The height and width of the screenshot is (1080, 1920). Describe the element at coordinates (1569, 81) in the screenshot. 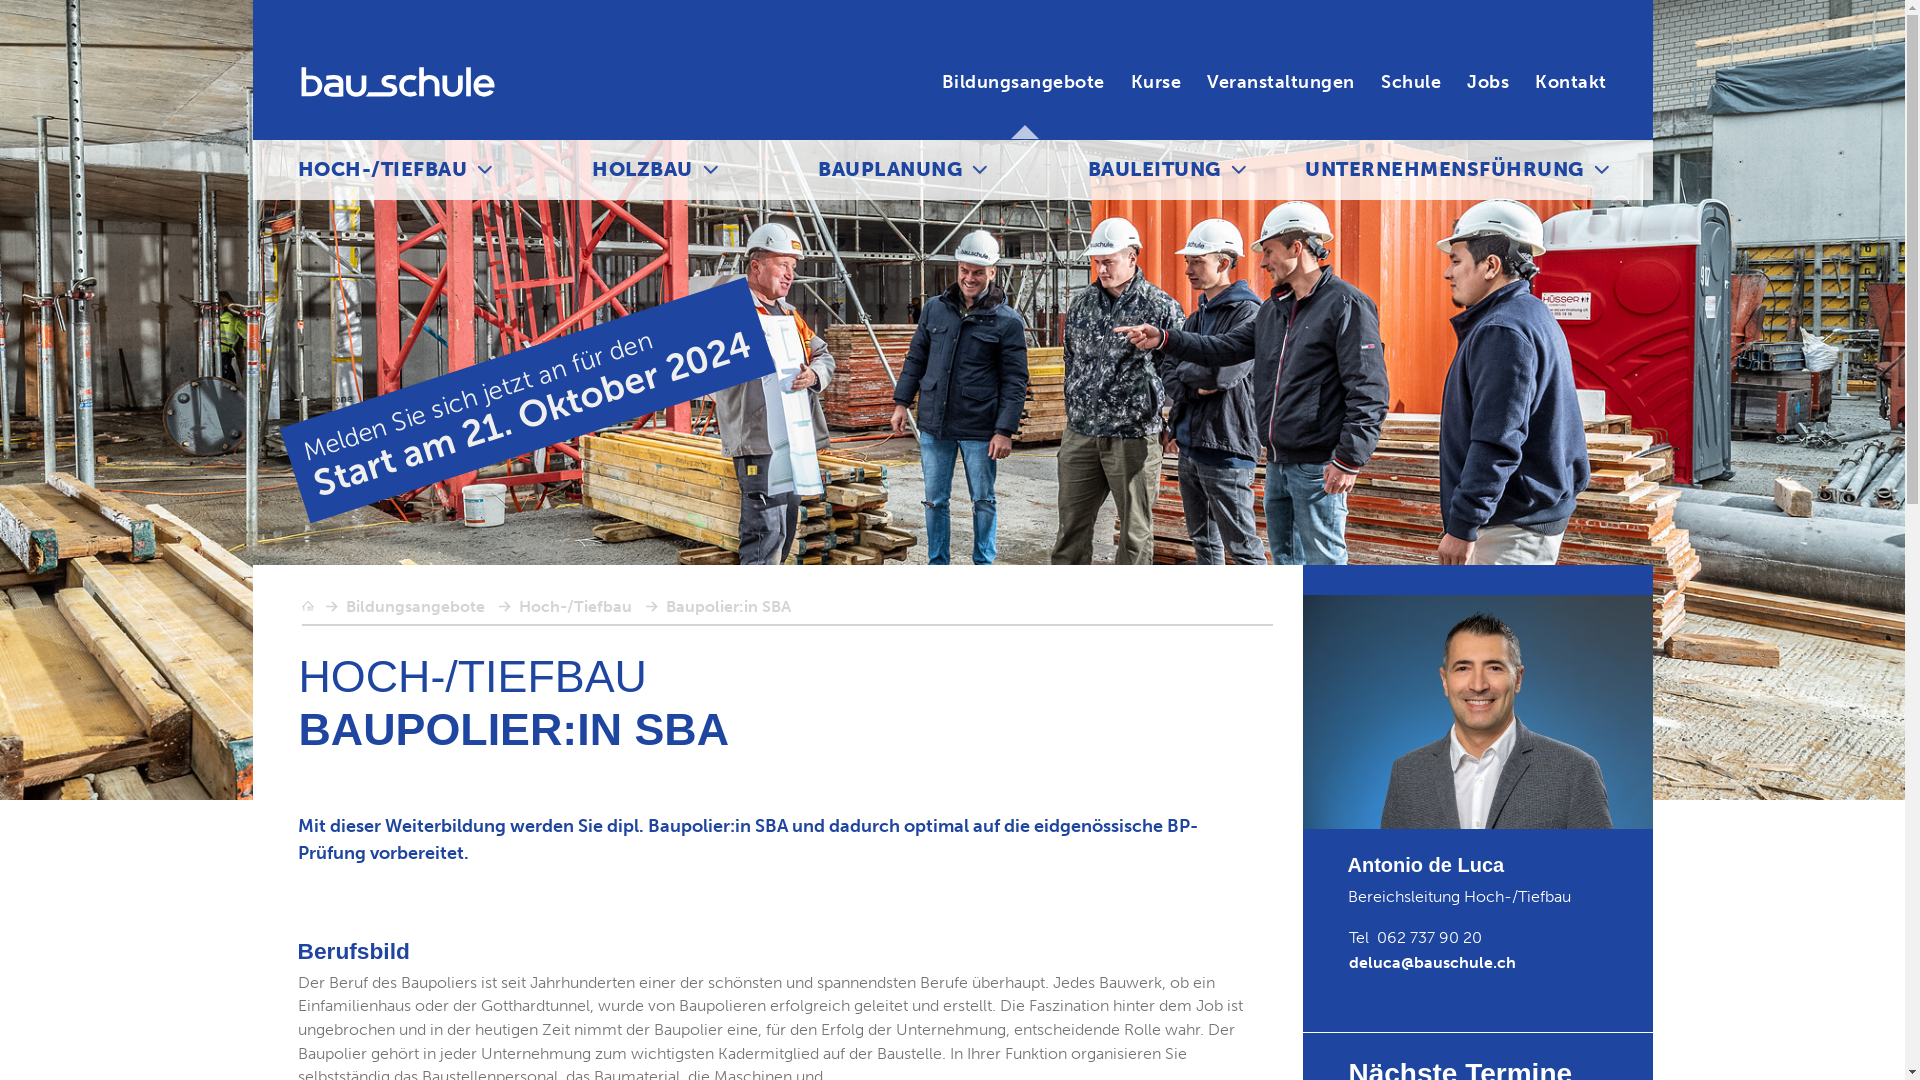

I see `'Kontakt'` at that location.